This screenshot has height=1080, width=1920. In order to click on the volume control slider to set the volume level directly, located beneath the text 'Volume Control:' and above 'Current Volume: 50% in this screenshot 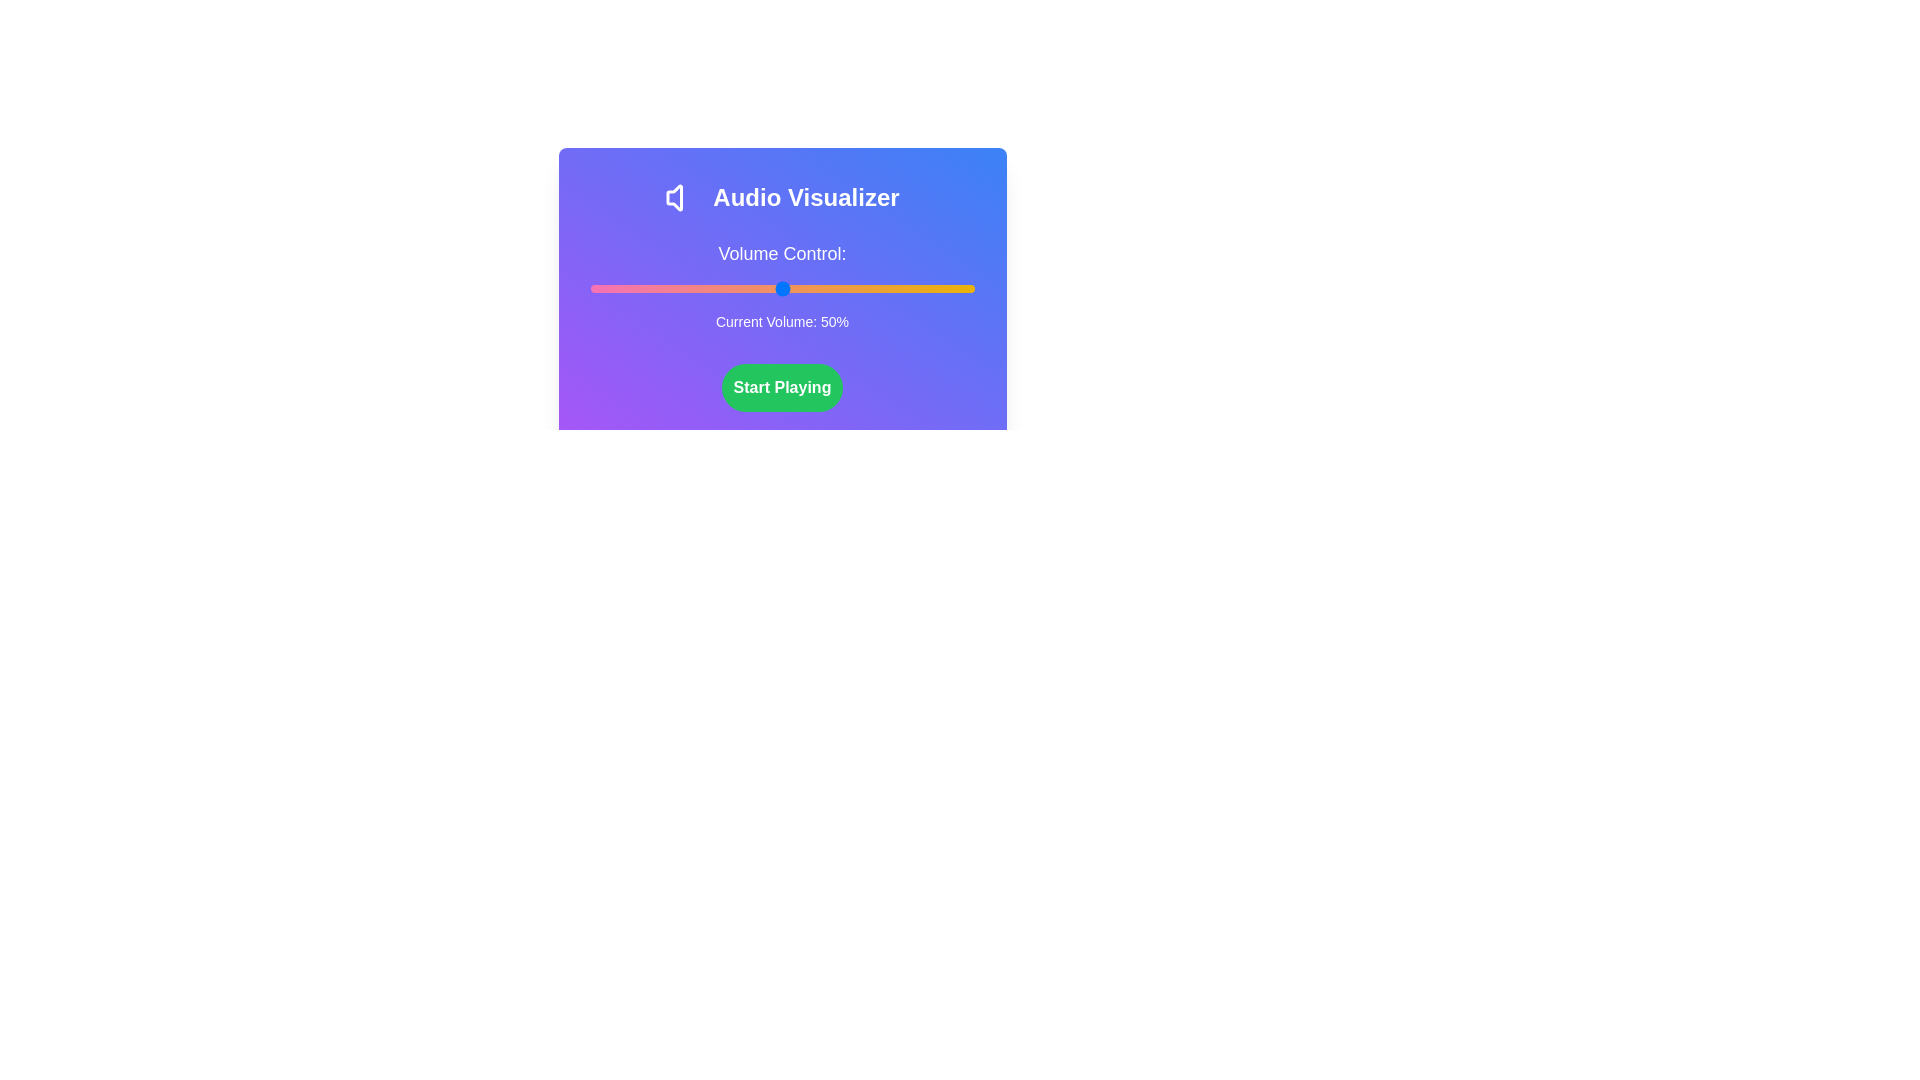, I will do `click(781, 289)`.